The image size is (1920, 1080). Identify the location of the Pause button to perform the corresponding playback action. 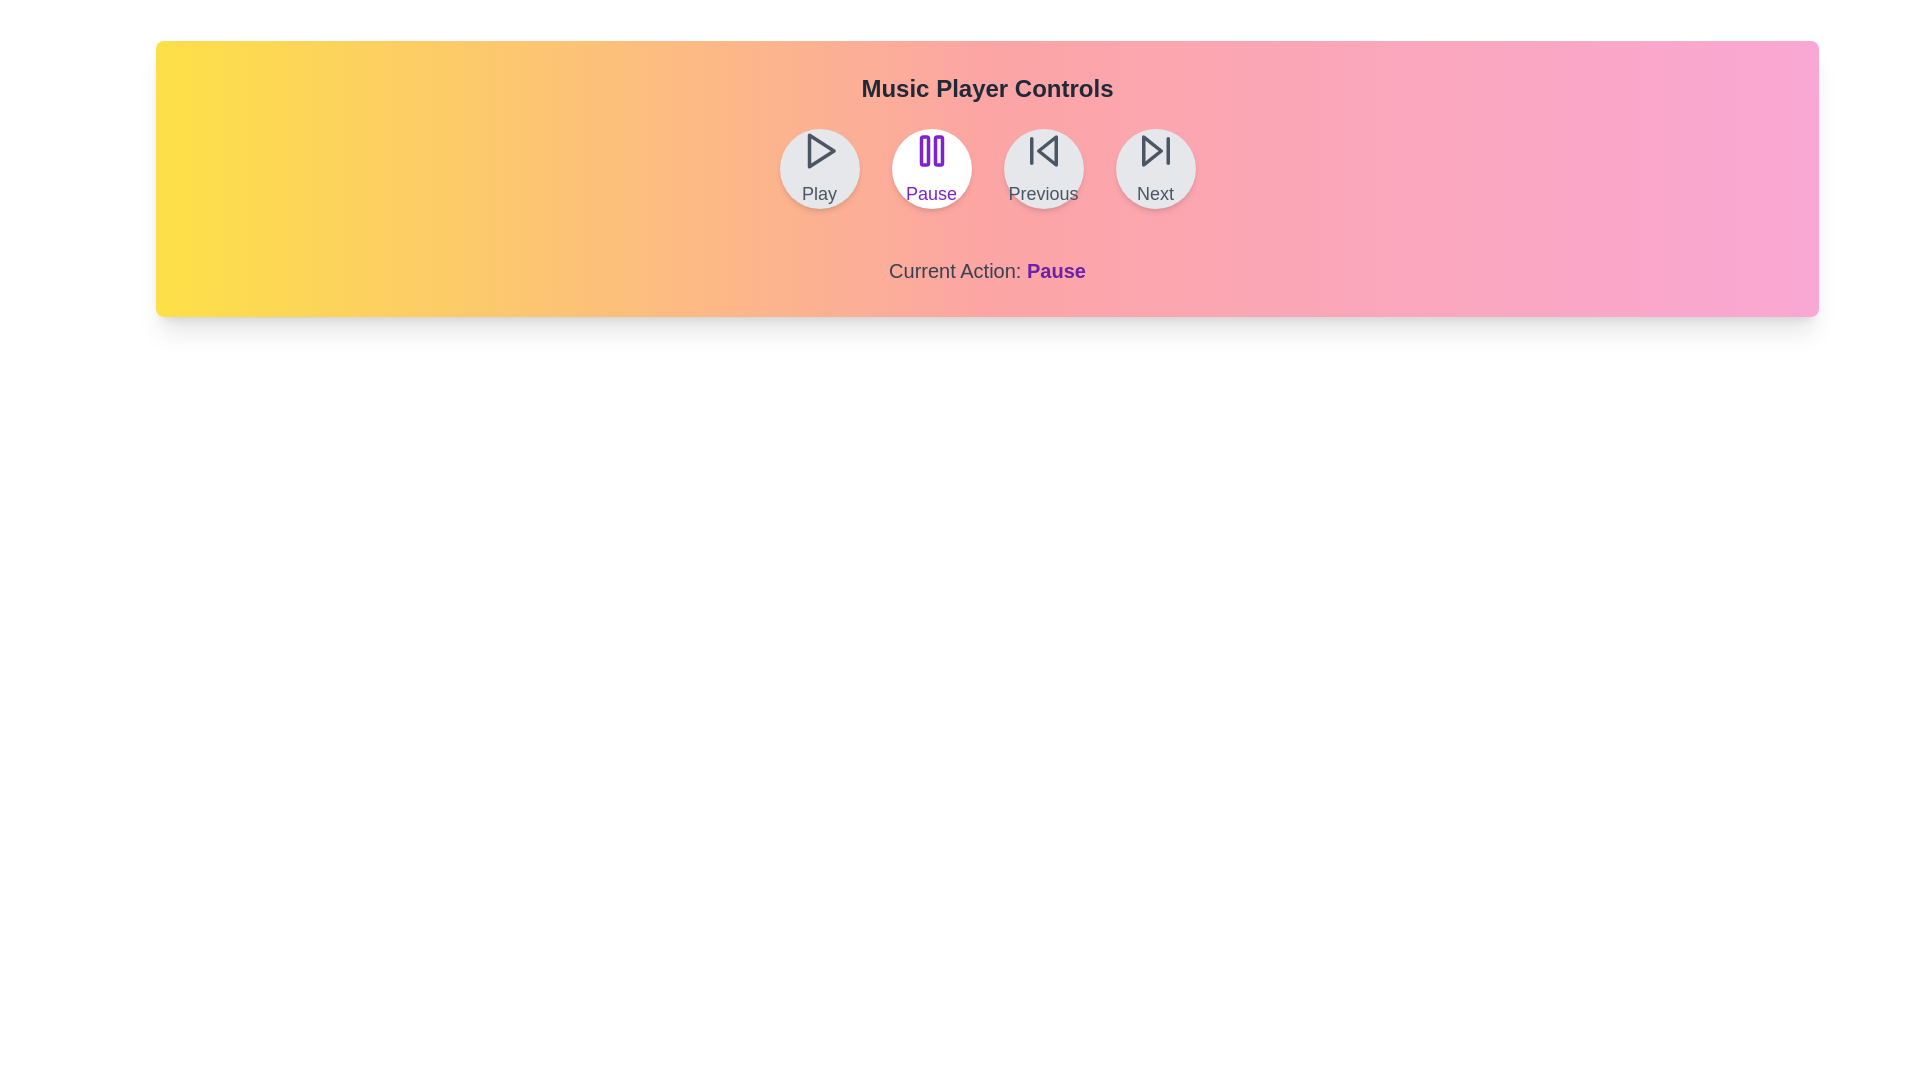
(930, 168).